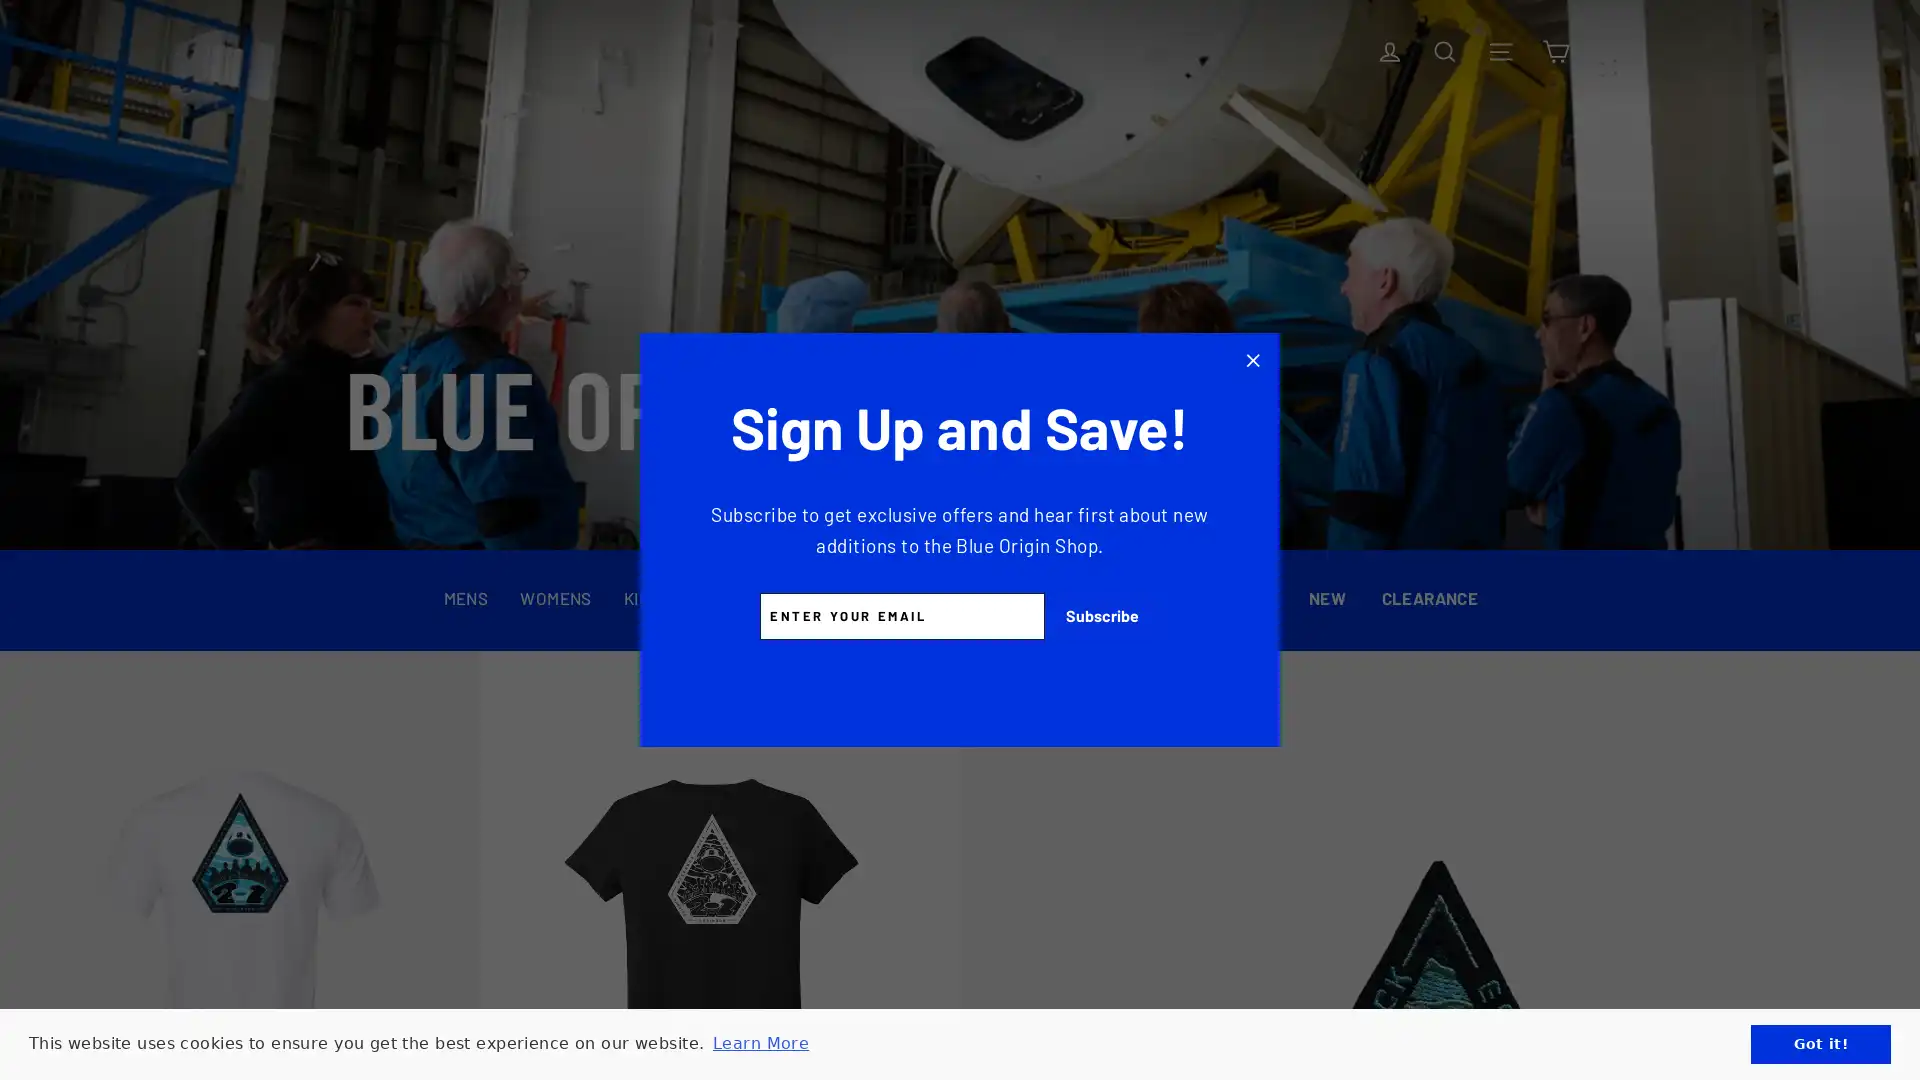  I want to click on Click to Close, so click(1251, 358).